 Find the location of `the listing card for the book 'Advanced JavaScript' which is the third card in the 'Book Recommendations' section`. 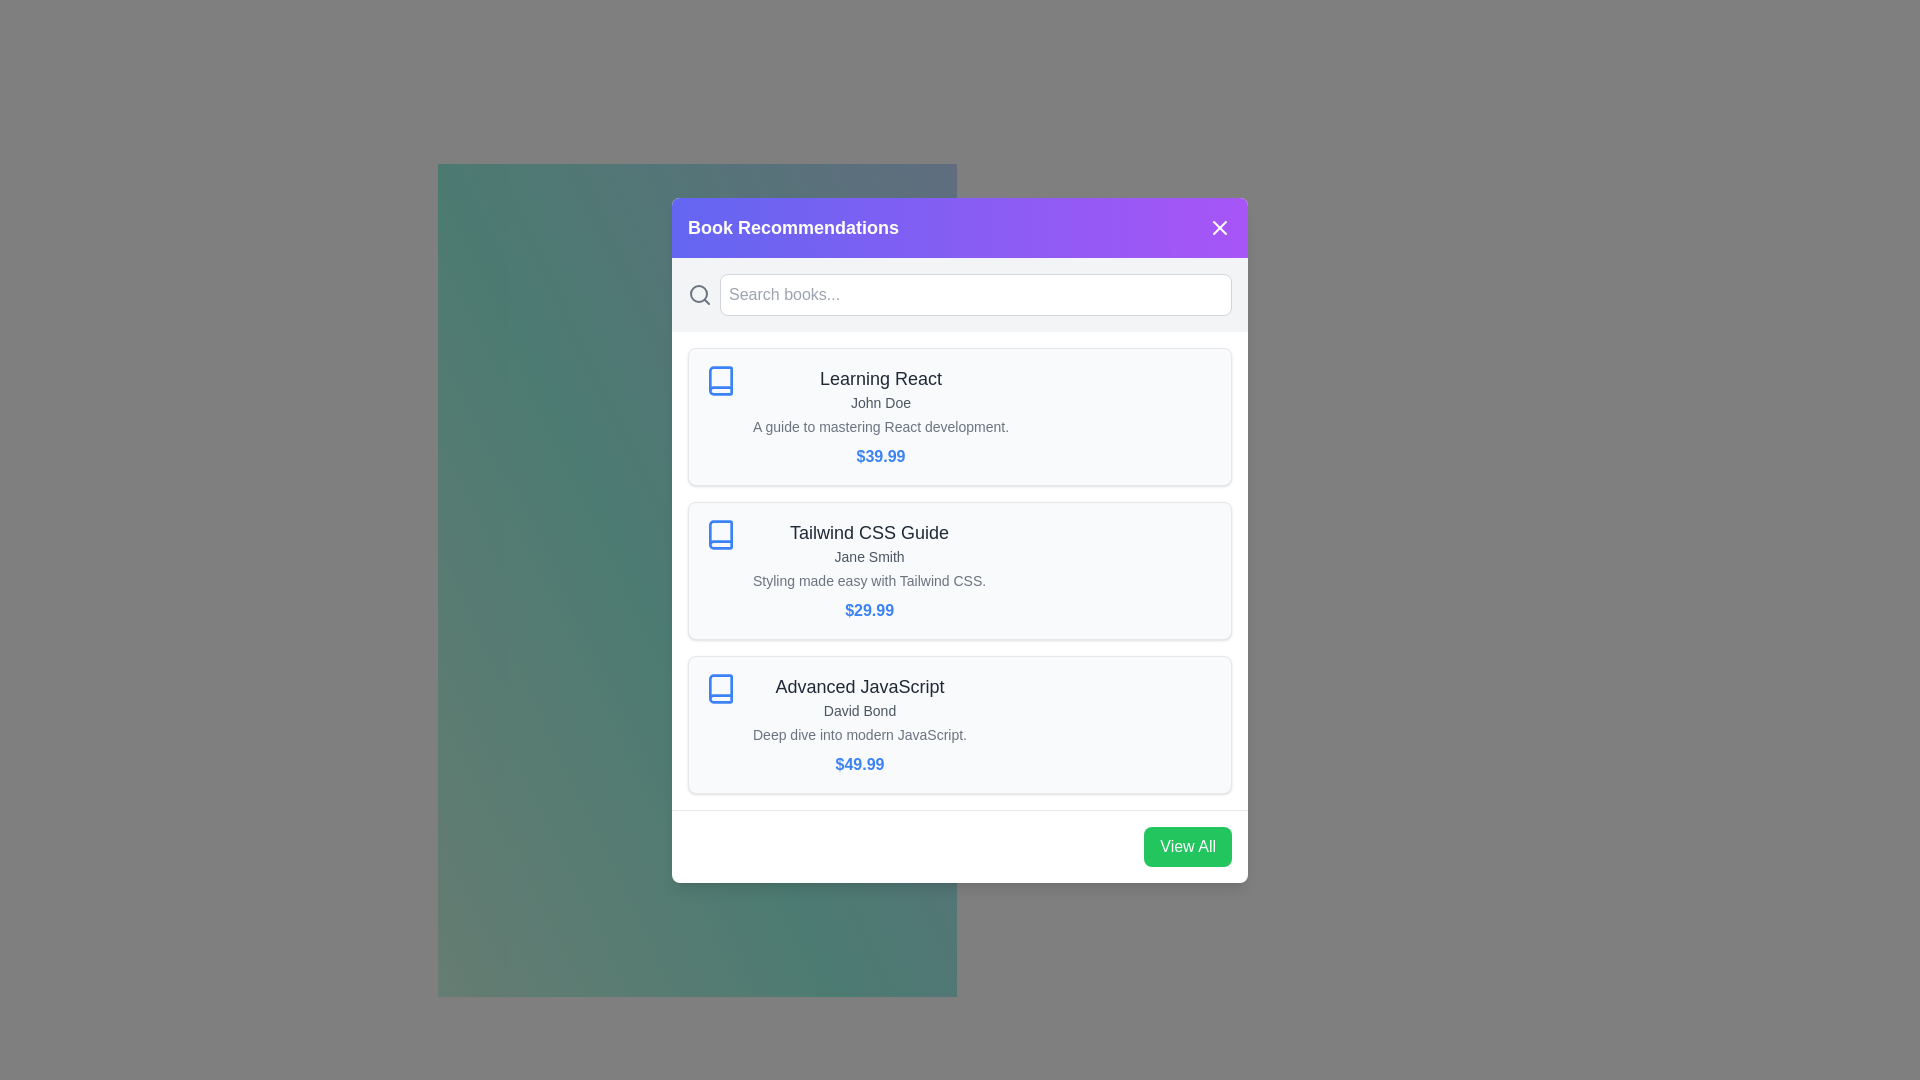

the listing card for the book 'Advanced JavaScript' which is the third card in the 'Book Recommendations' section is located at coordinates (960, 724).